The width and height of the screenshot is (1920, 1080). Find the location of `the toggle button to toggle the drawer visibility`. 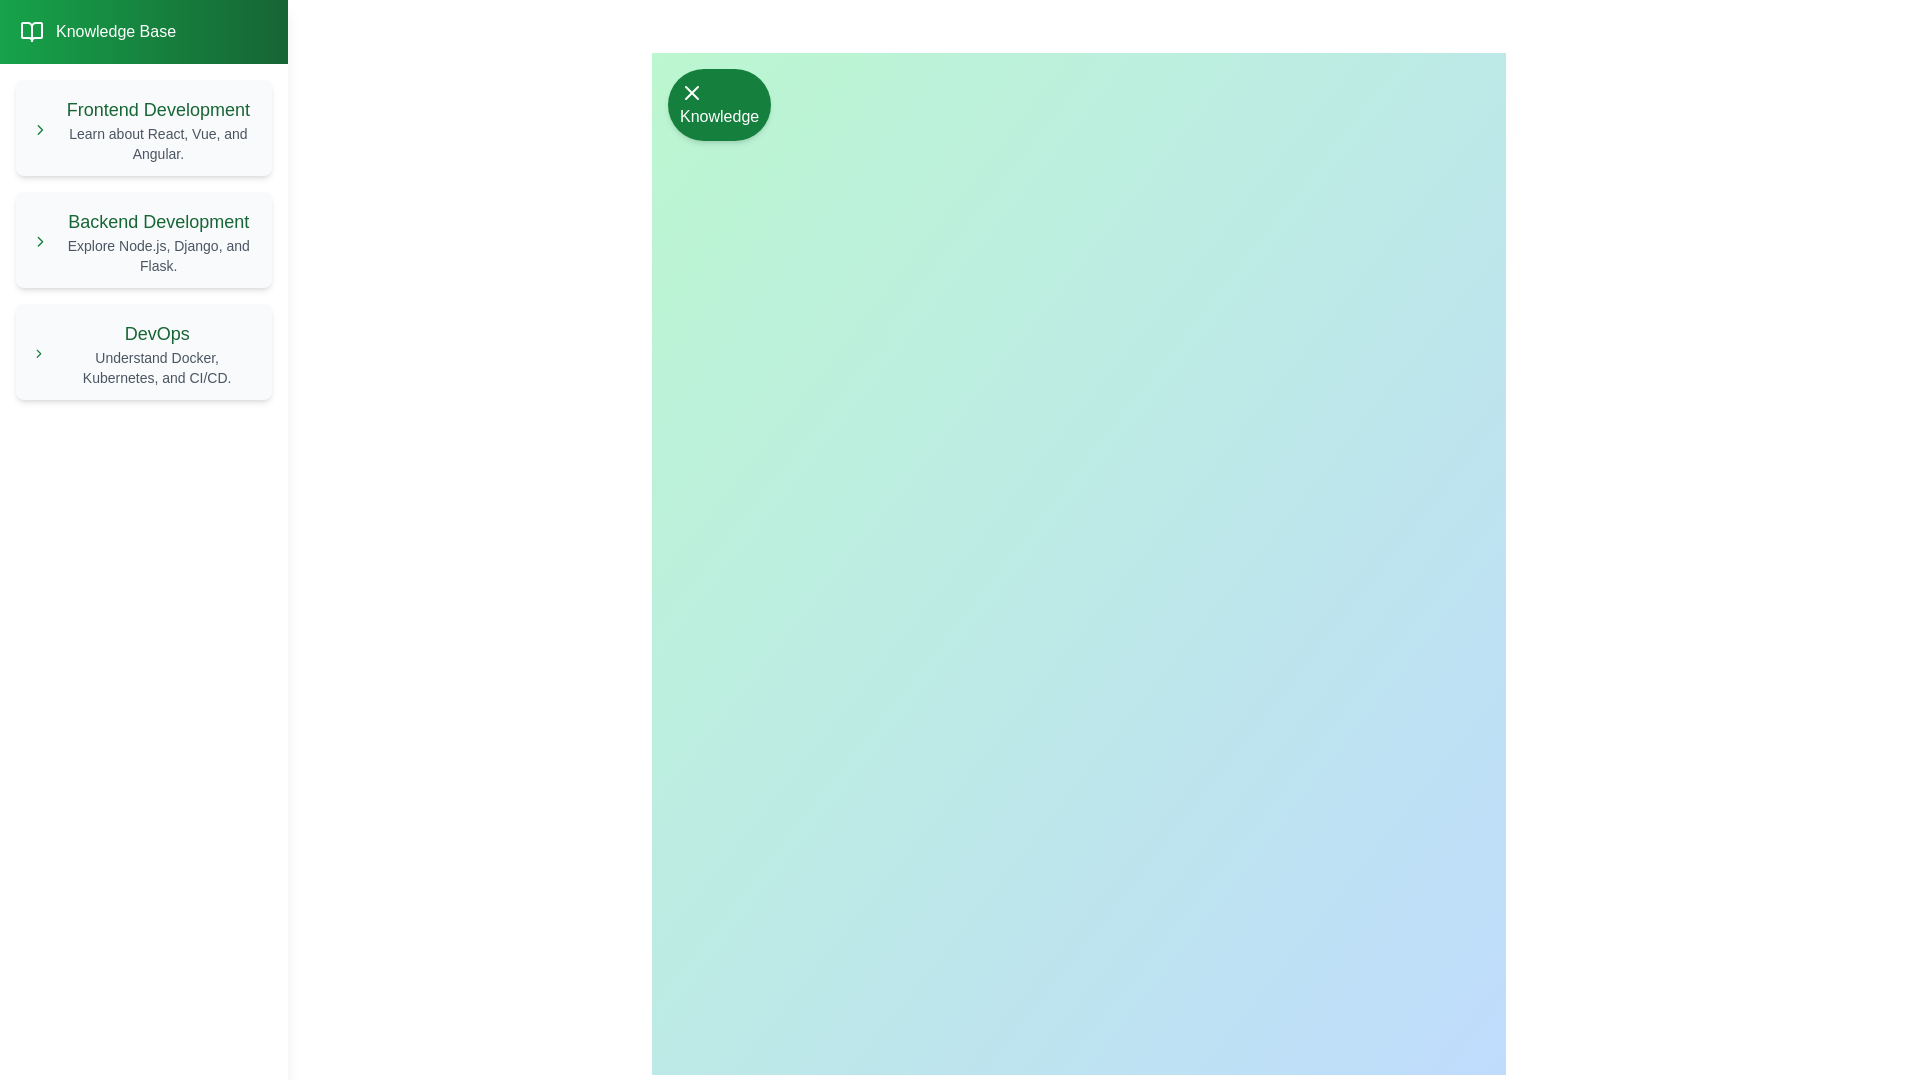

the toggle button to toggle the drawer visibility is located at coordinates (719, 104).